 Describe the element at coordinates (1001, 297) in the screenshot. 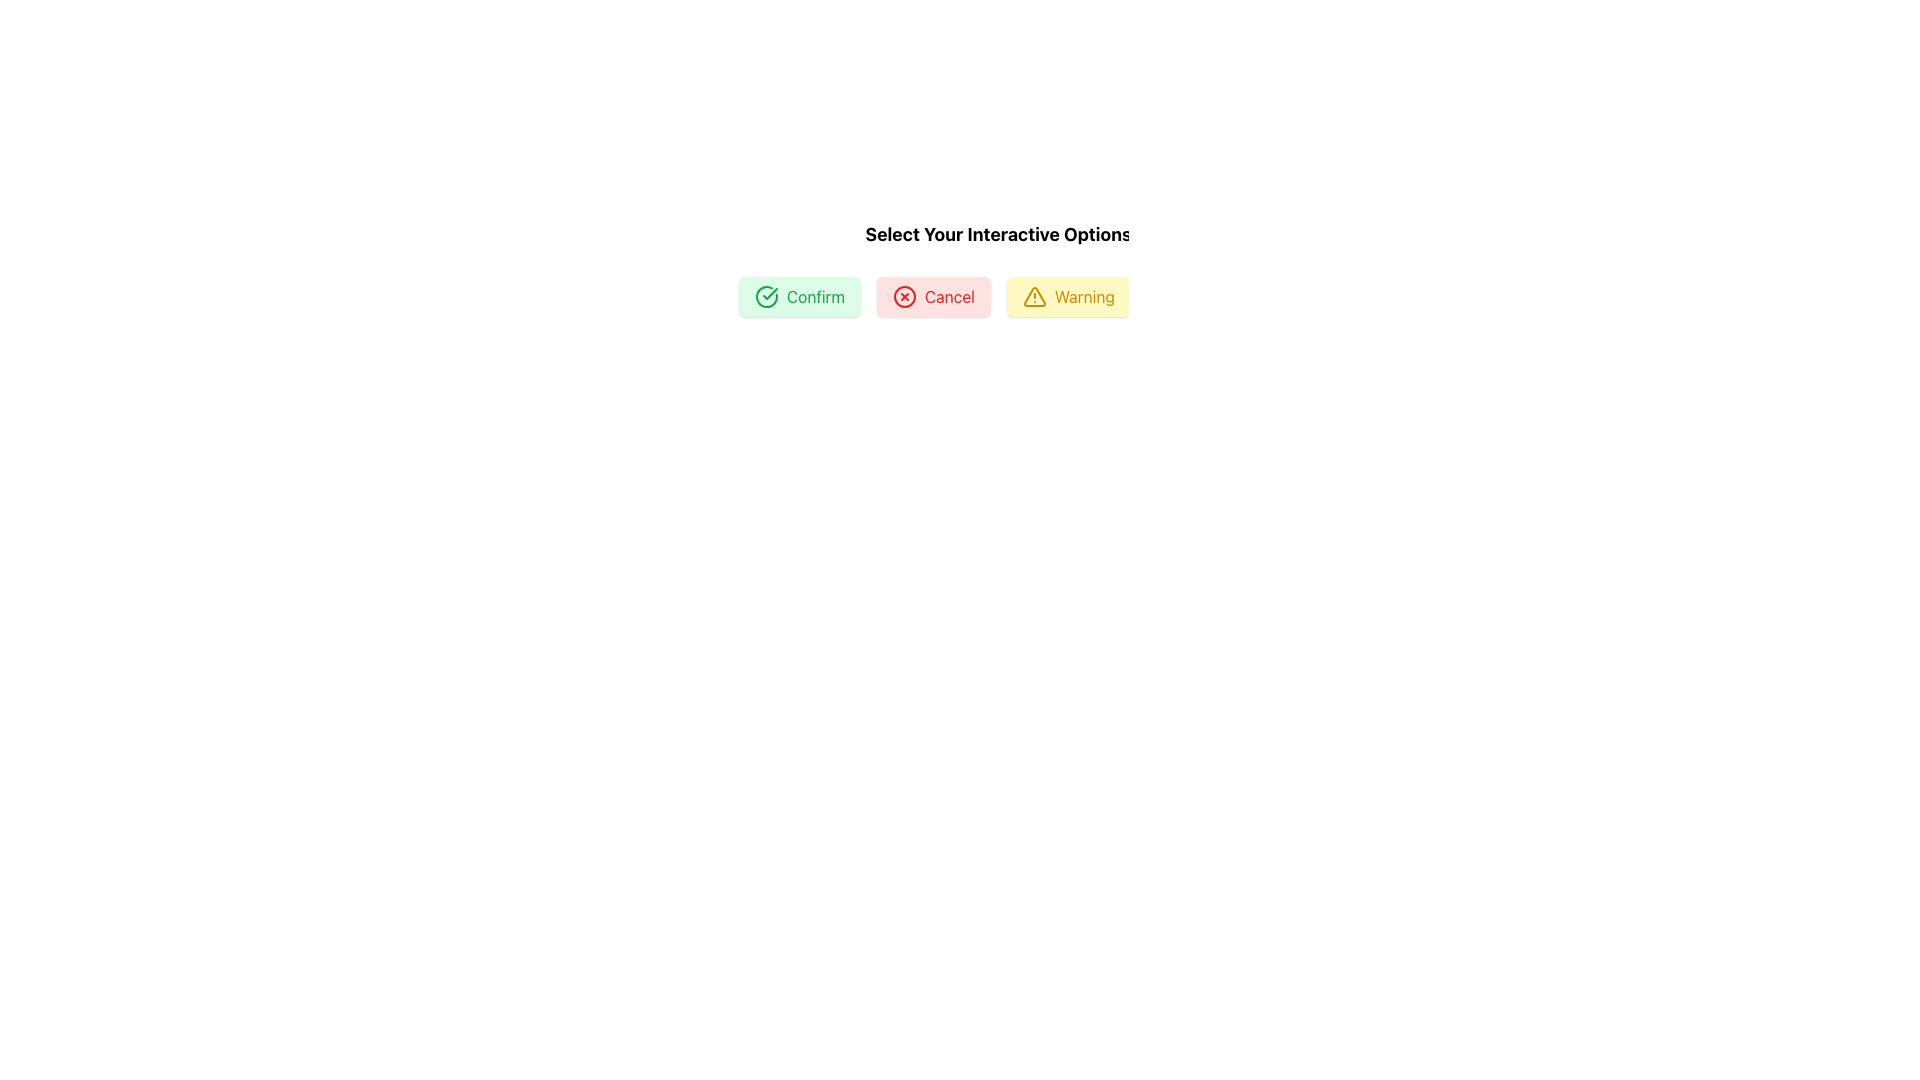

I see `the 'Warning' option in the navigation group of buttons, which is positioned between 'Cancel' and 'Protect'` at that location.